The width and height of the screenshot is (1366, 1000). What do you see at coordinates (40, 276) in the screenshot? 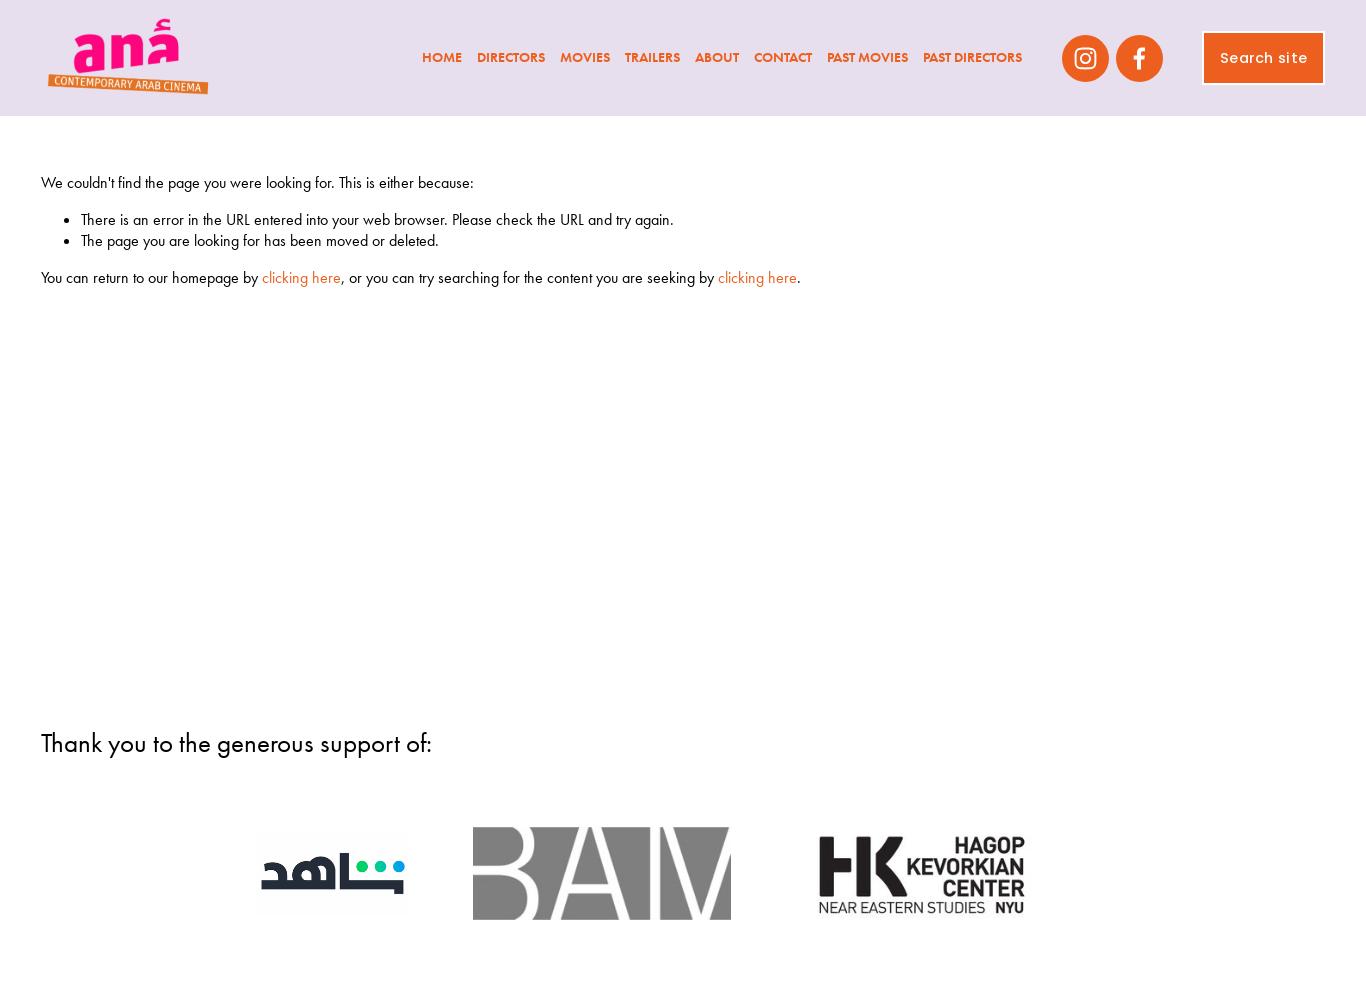
I see `'You can return to our homepage by'` at bounding box center [40, 276].